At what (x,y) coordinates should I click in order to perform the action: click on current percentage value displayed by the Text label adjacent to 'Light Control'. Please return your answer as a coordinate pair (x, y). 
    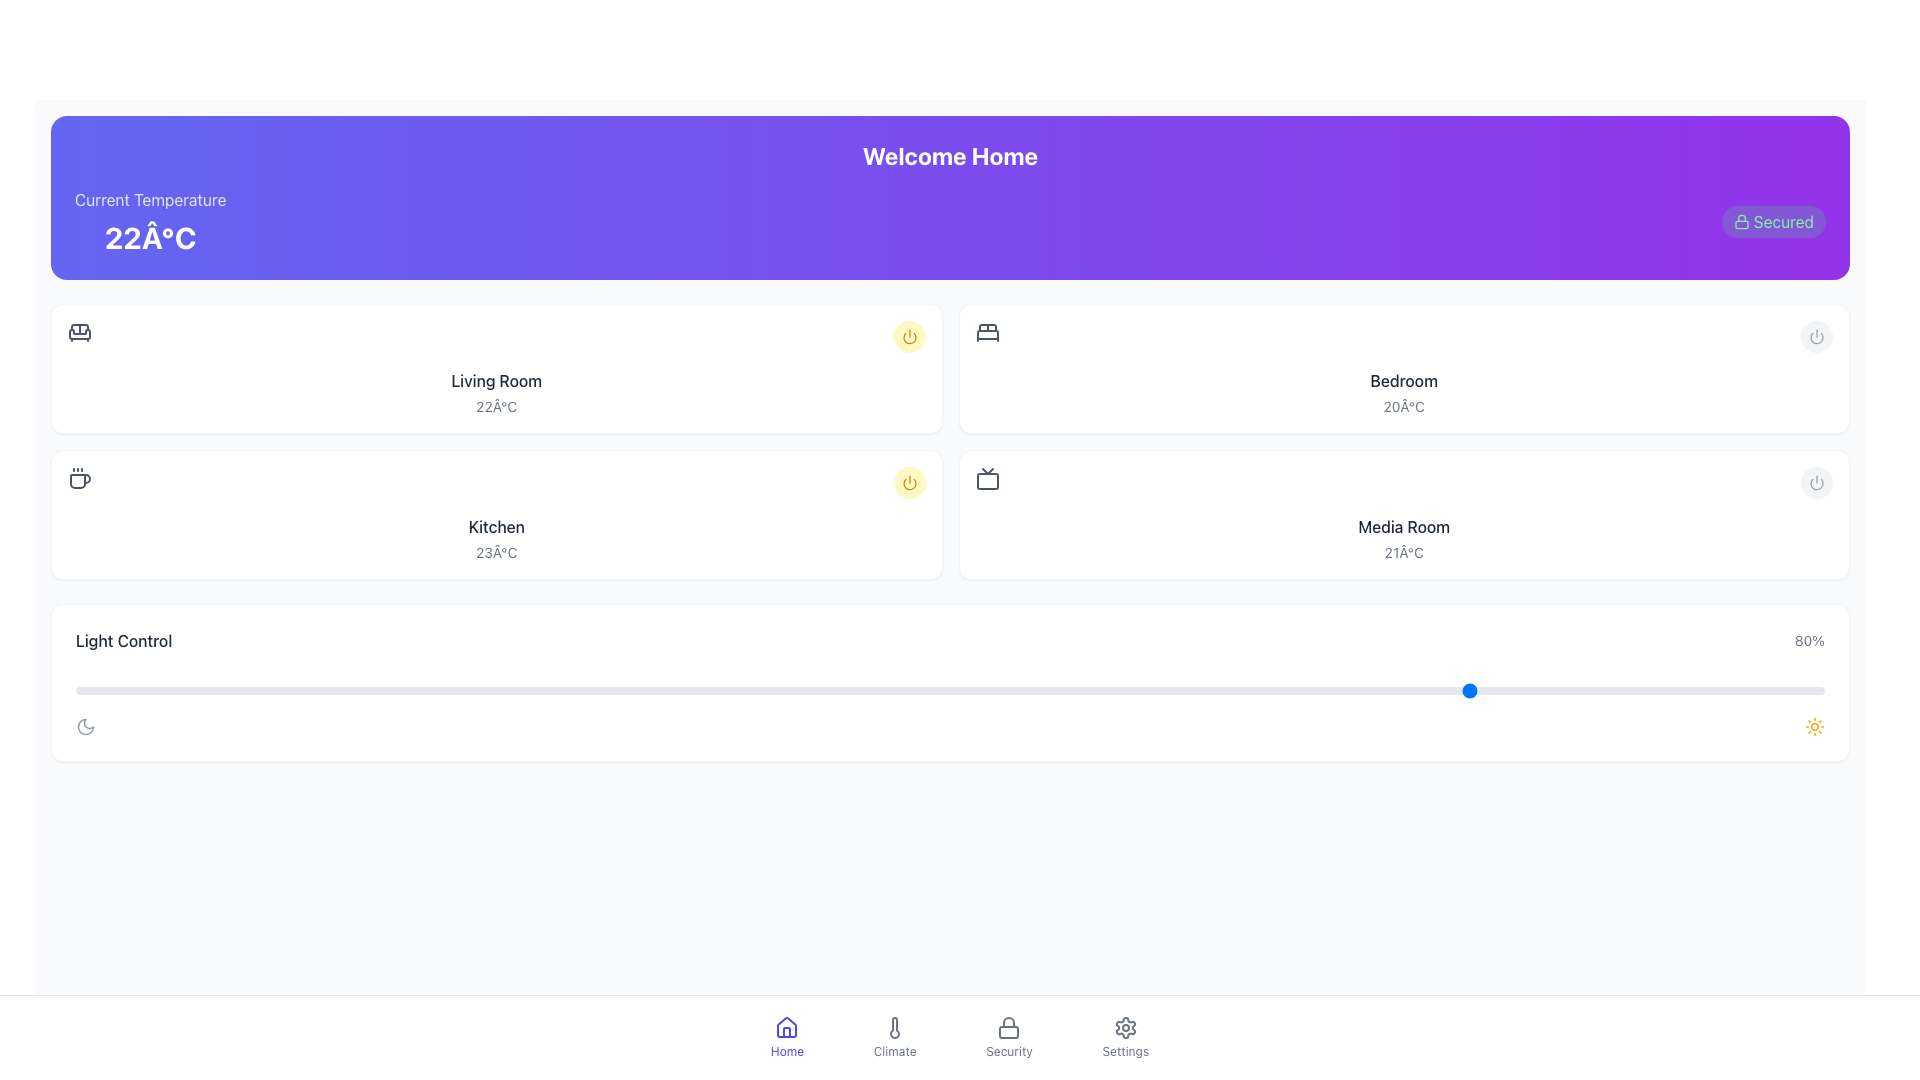
    Looking at the image, I should click on (1809, 640).